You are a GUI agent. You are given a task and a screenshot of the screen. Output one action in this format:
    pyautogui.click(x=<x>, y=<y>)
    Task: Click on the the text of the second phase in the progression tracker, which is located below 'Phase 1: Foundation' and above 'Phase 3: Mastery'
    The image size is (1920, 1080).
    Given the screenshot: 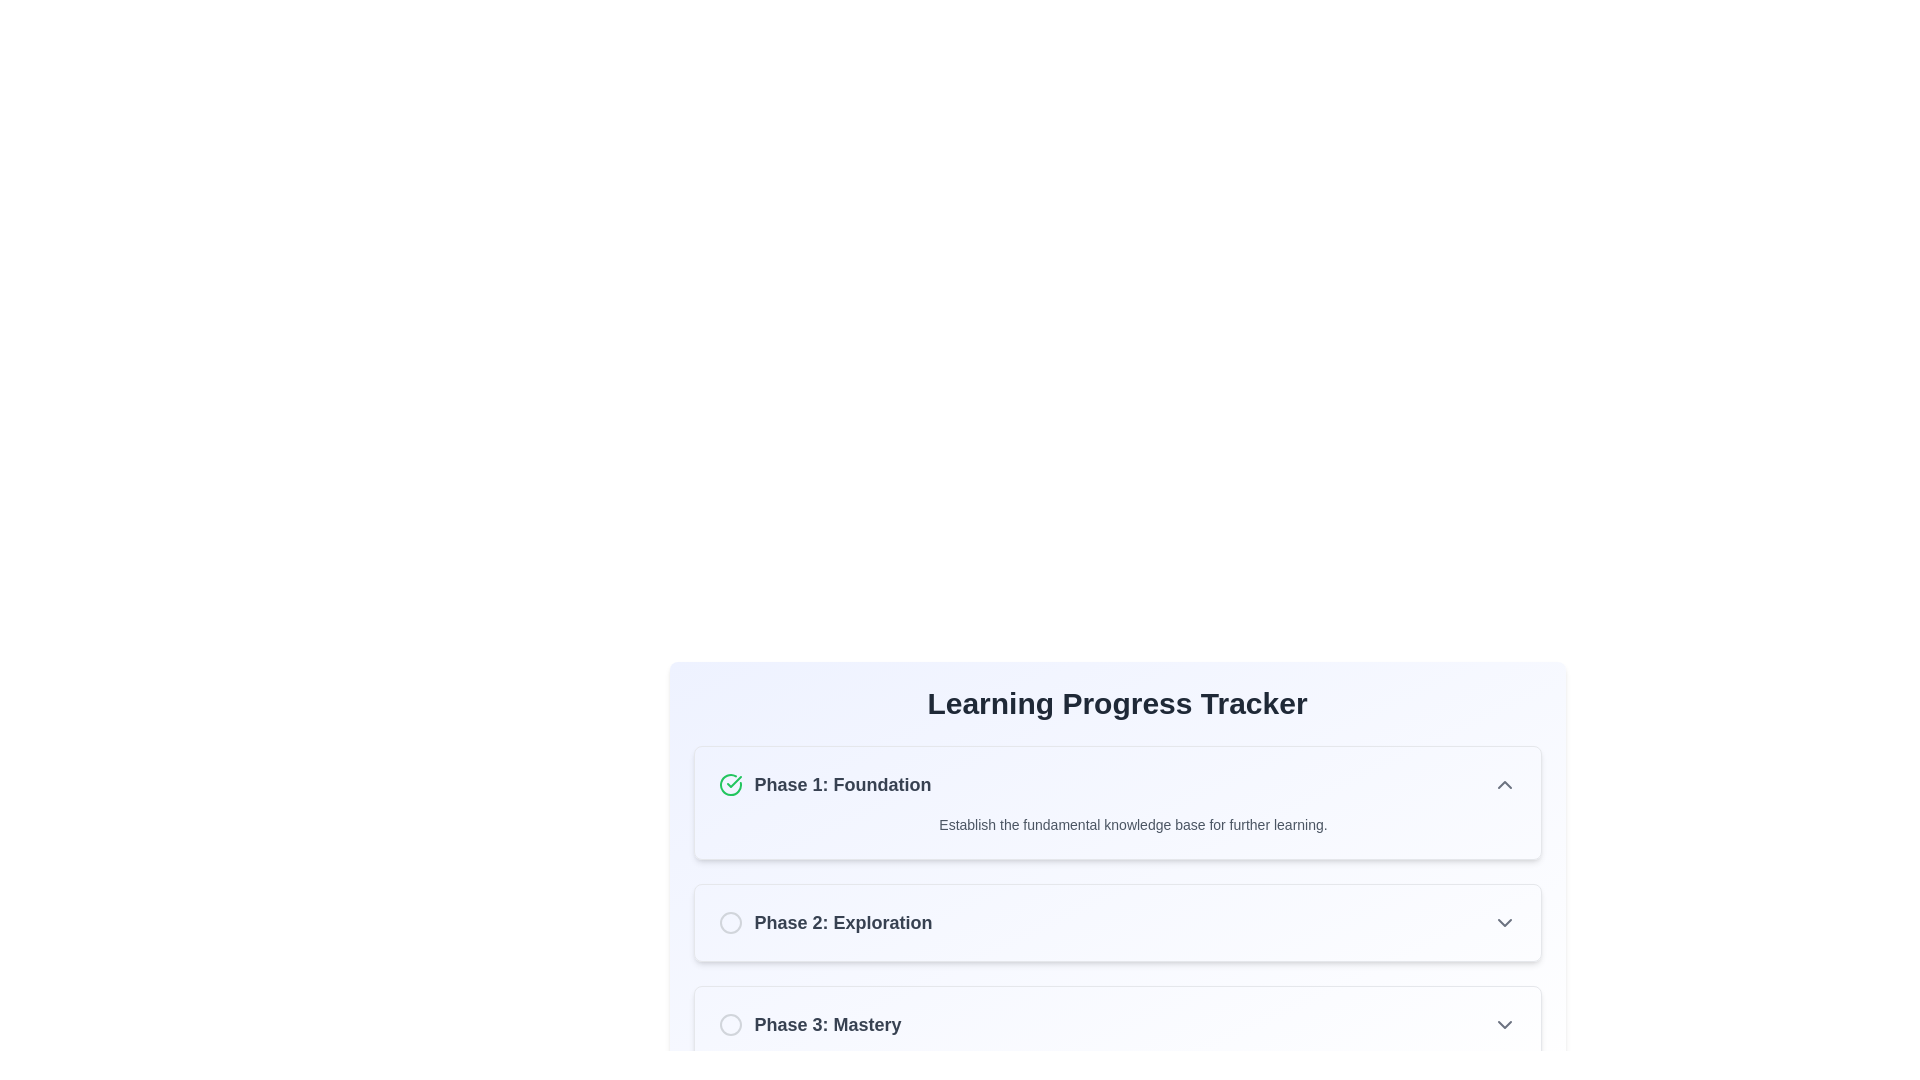 What is the action you would take?
    pyautogui.click(x=825, y=922)
    